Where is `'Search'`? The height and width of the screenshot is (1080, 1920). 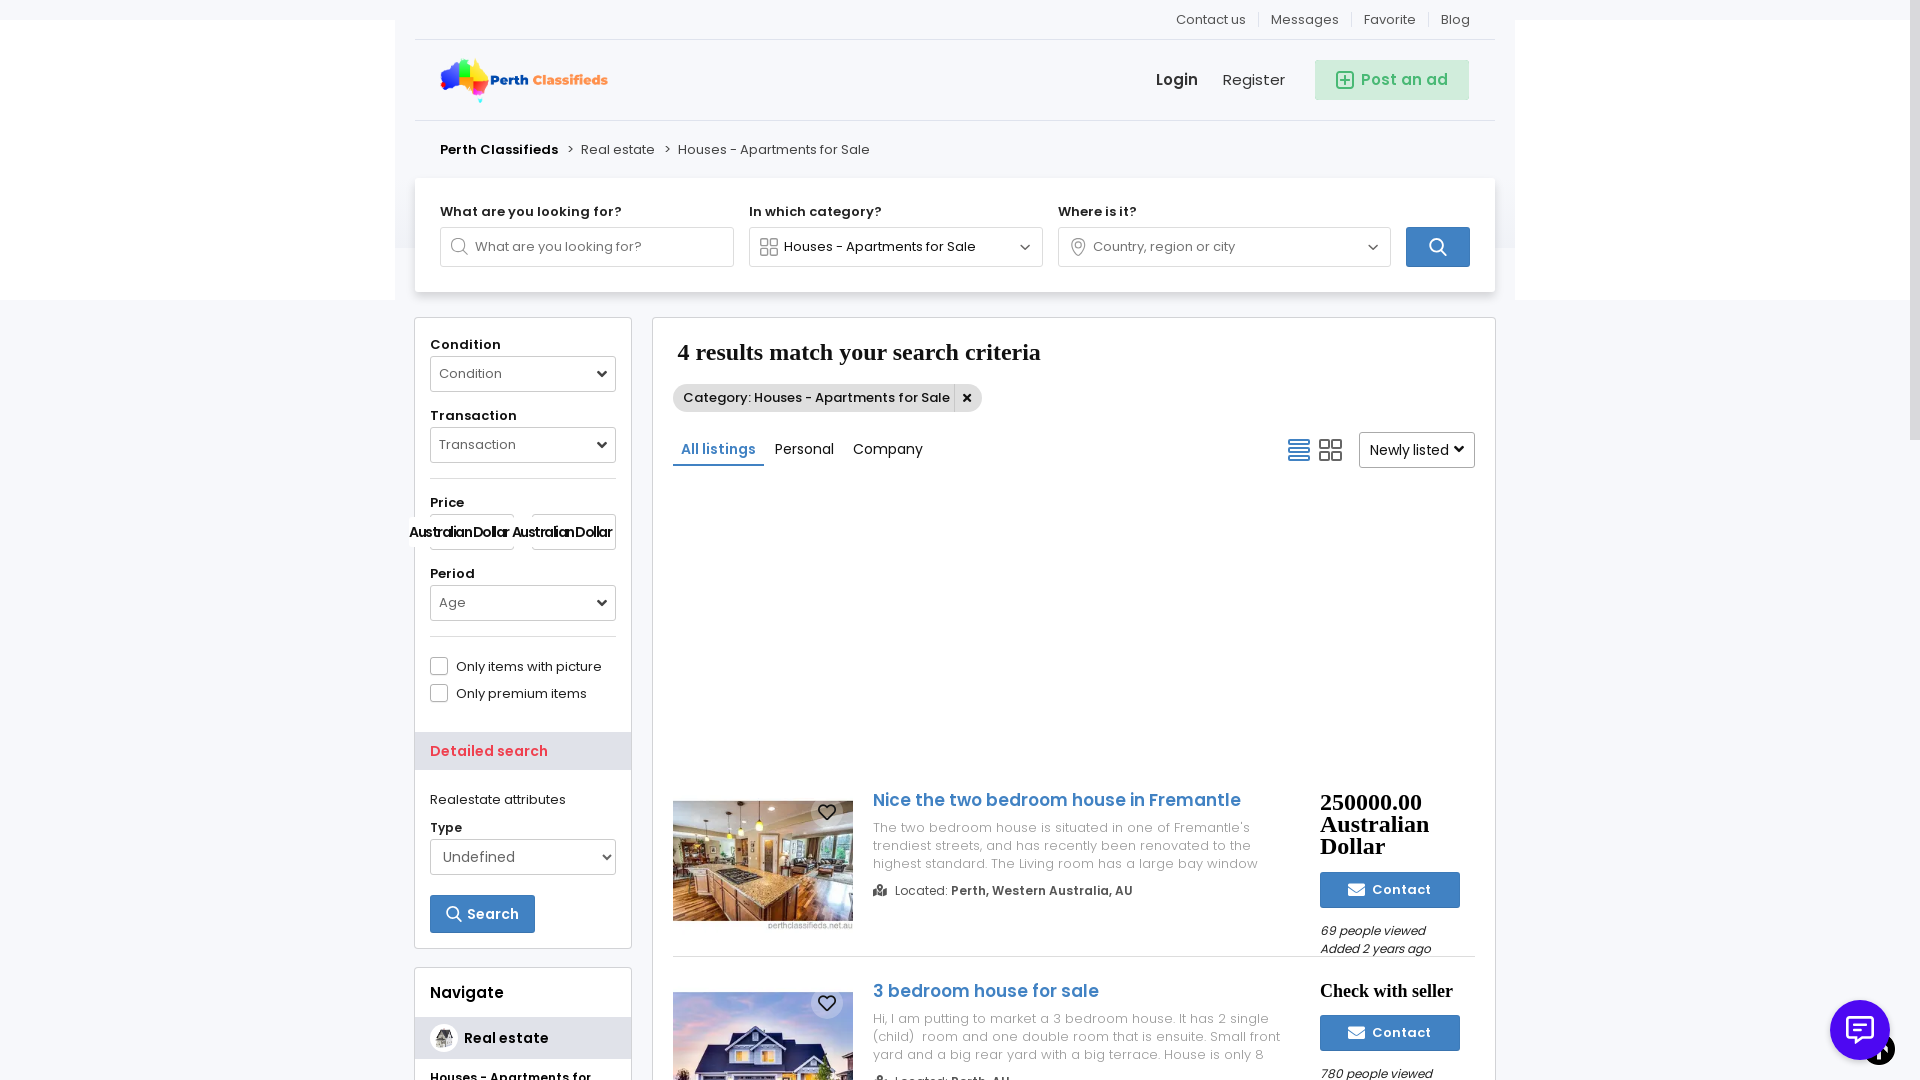 'Search' is located at coordinates (482, 914).